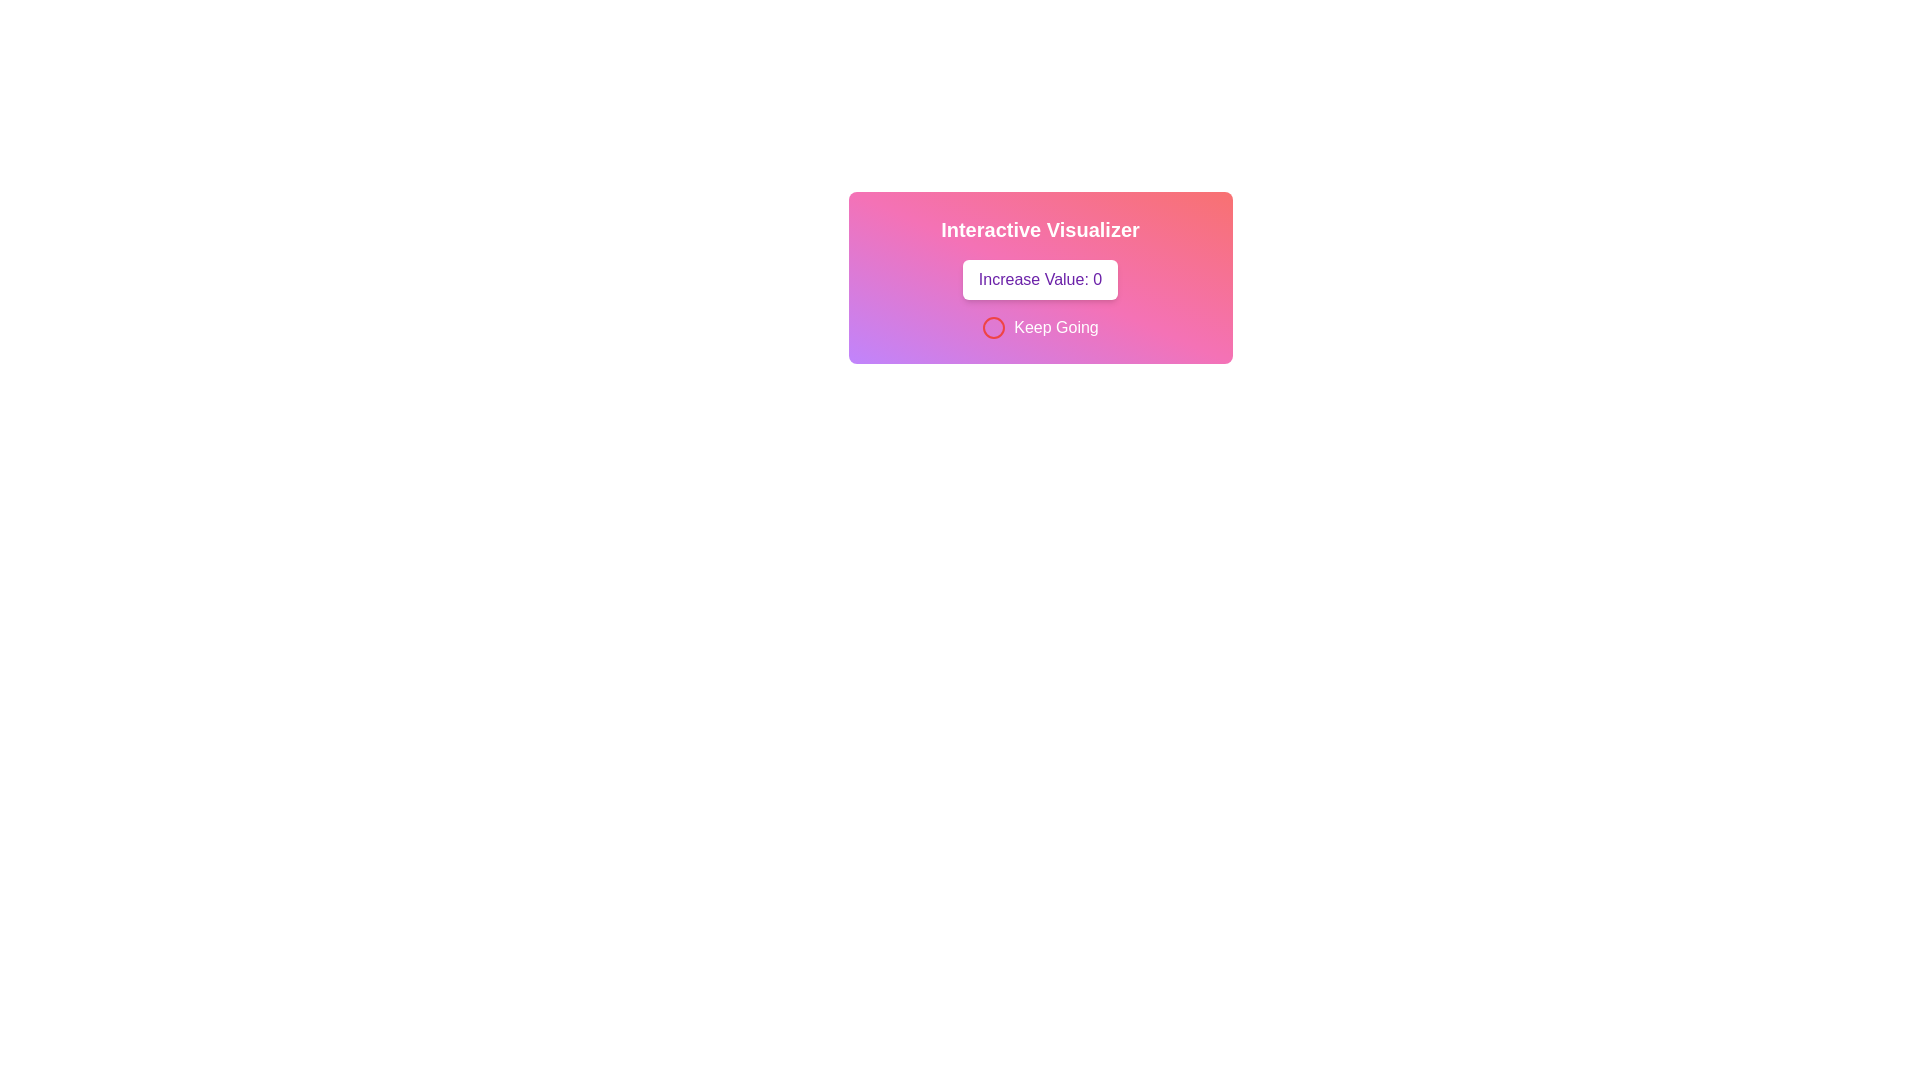 The height and width of the screenshot is (1080, 1920). Describe the element at coordinates (994, 326) in the screenshot. I see `the status icon located to the left of the 'Keep Going' text and below the 'Increase Value: 0' button` at that location.